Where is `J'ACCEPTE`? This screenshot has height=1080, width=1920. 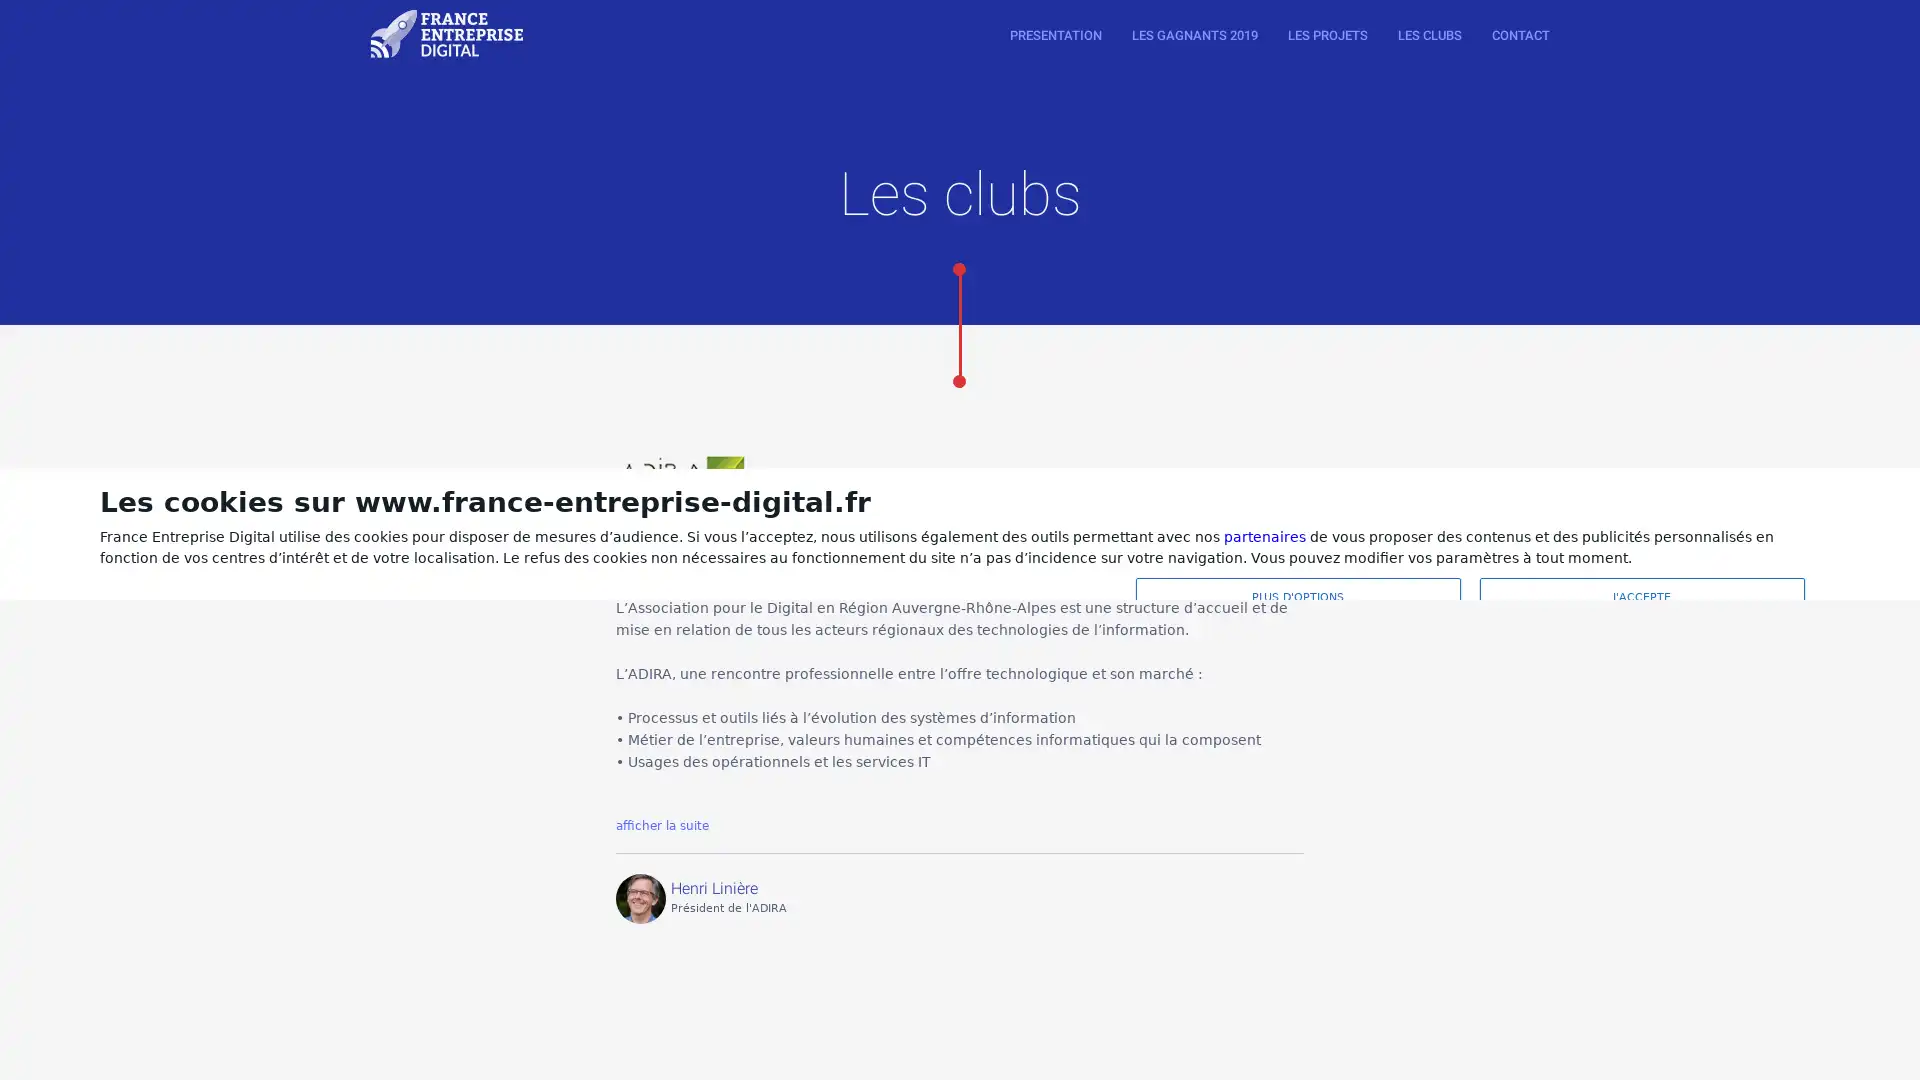
J'ACCEPTE is located at coordinates (1640, 593).